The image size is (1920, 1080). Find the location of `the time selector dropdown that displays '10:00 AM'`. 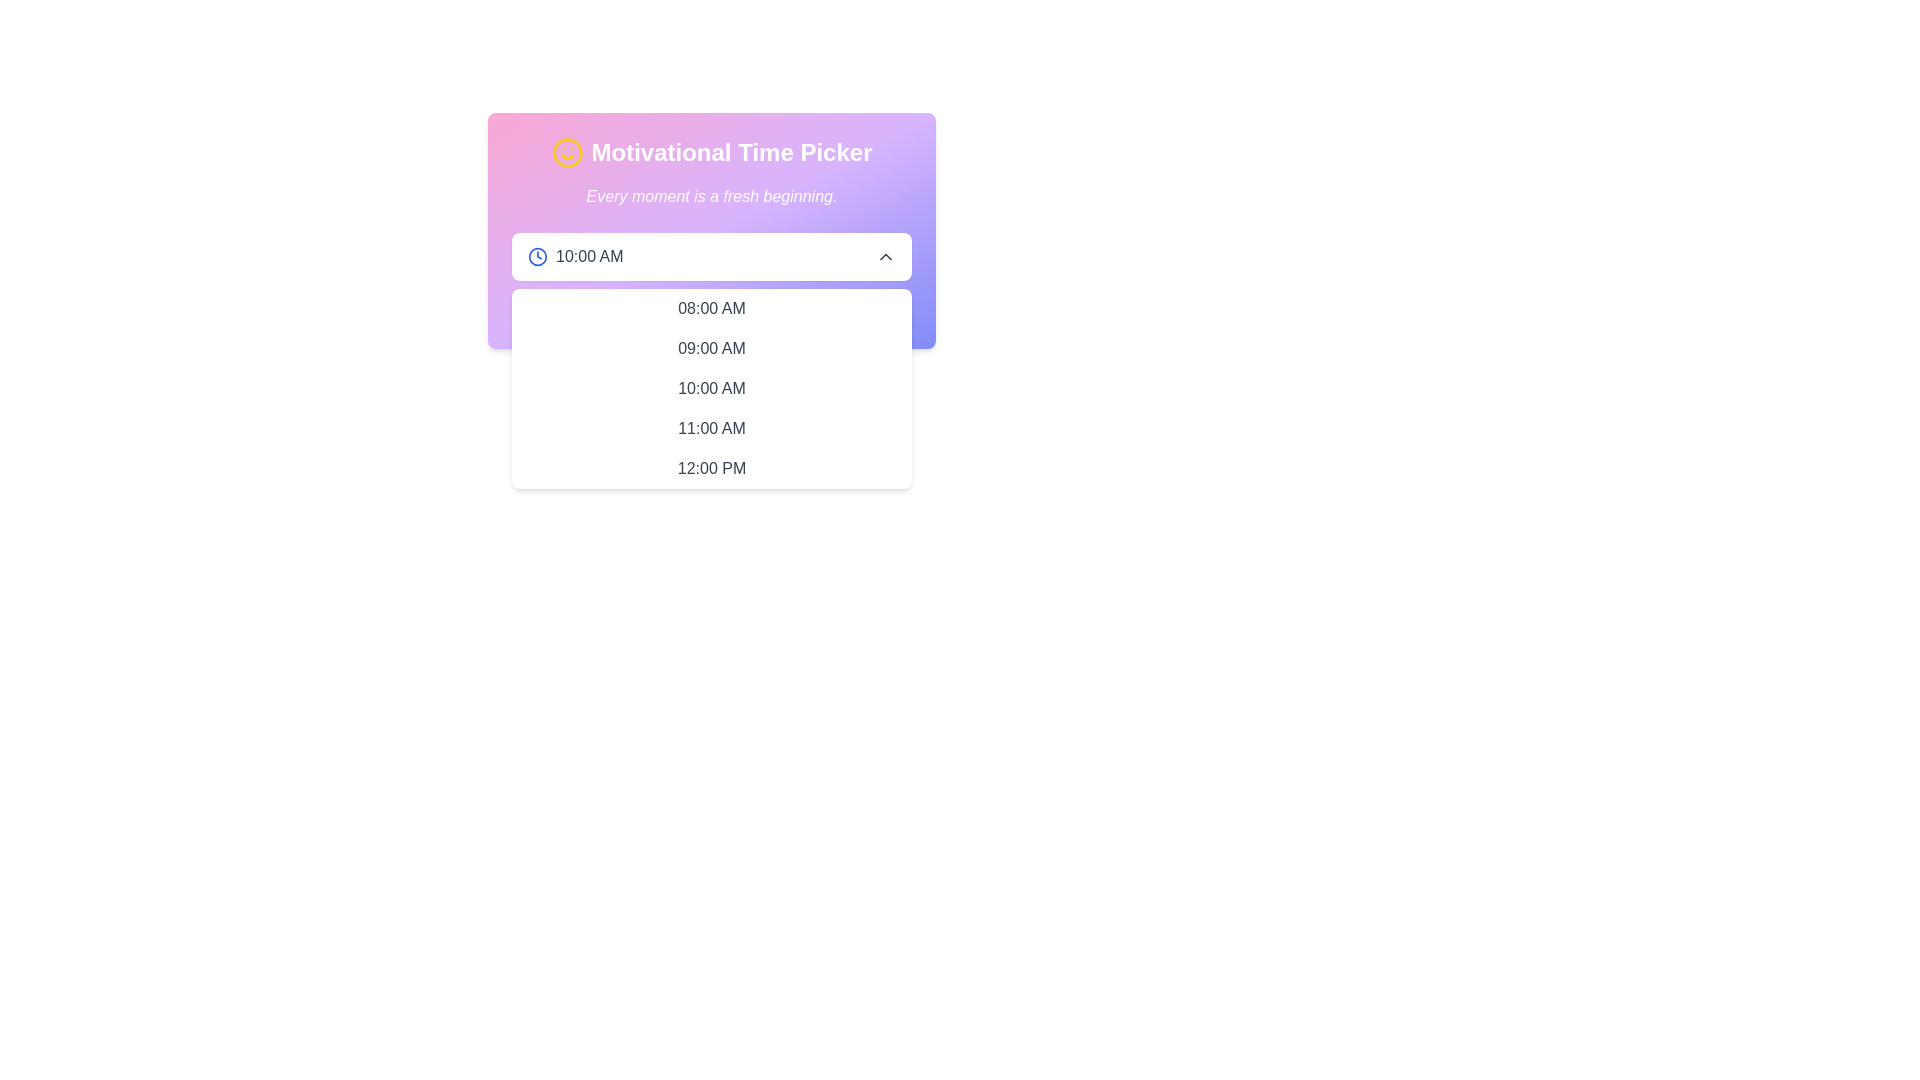

the time selector dropdown that displays '10:00 AM' is located at coordinates (711, 256).